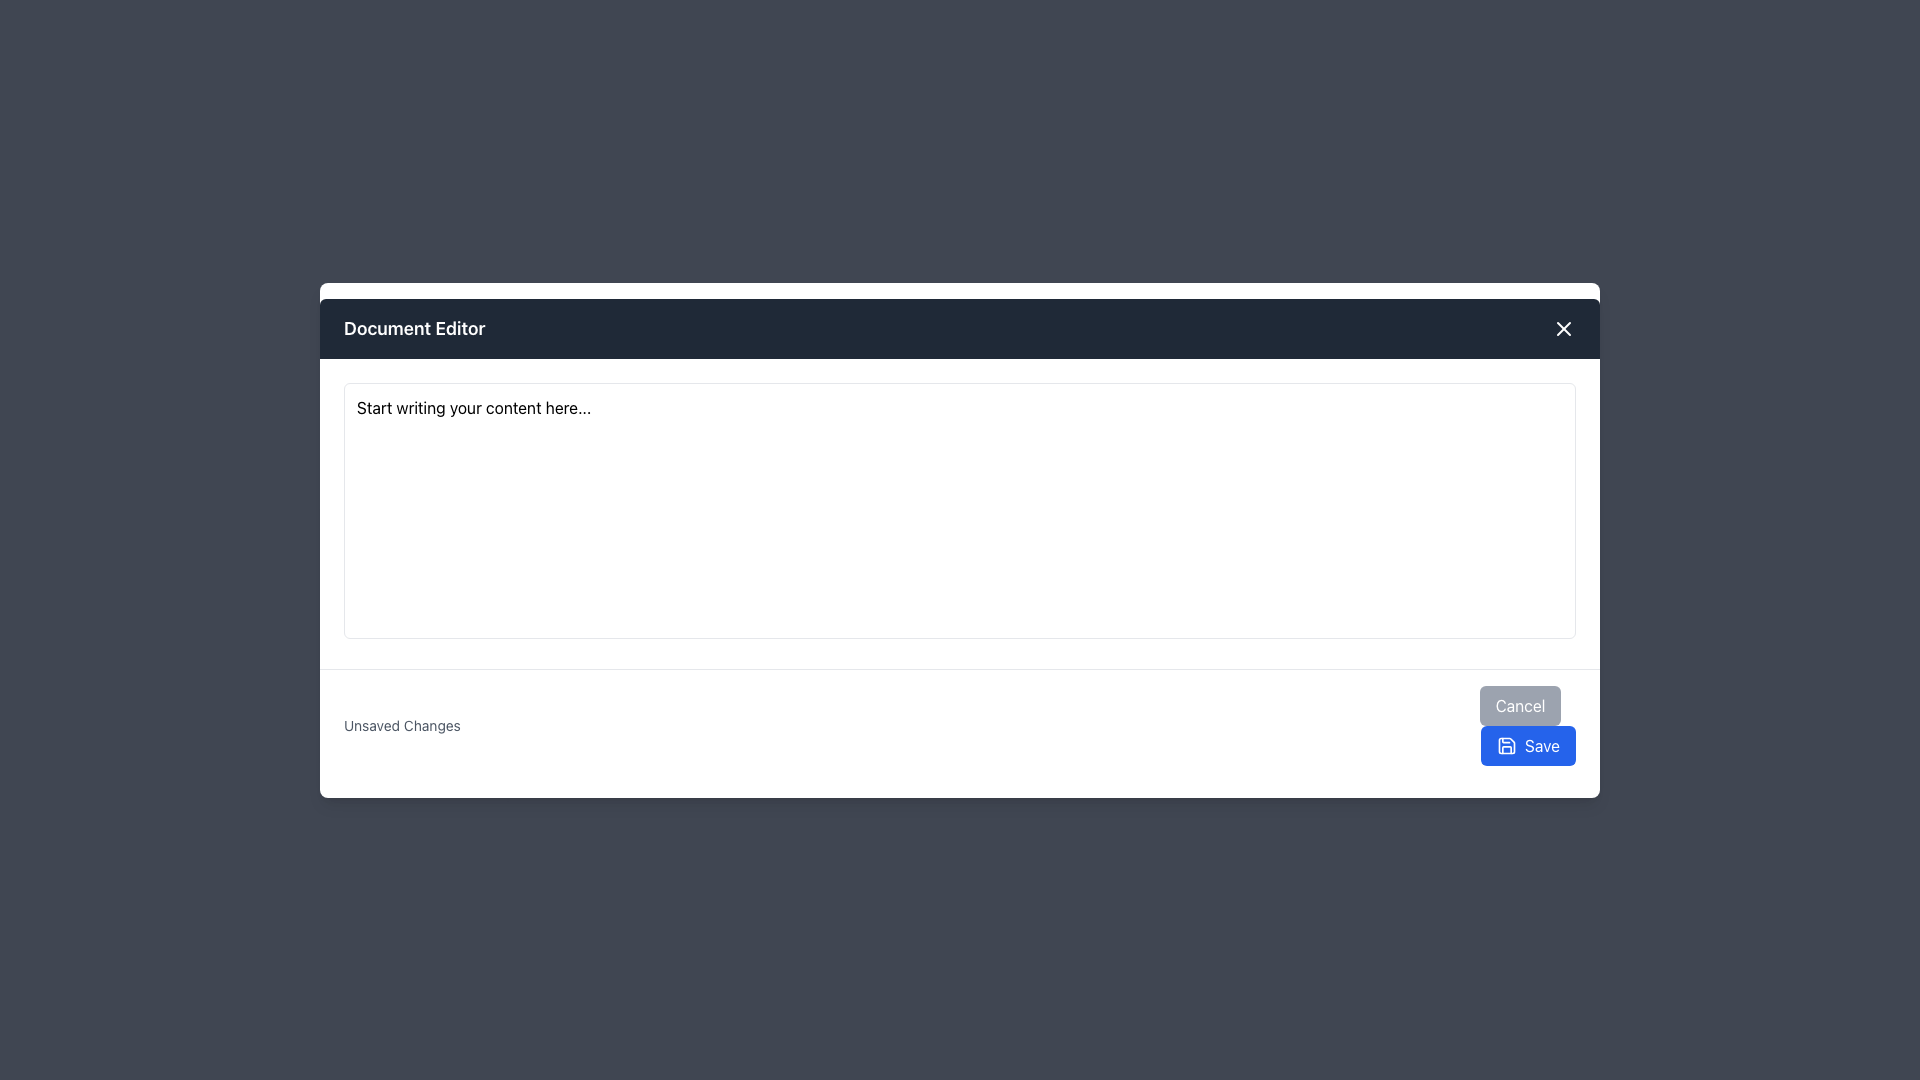 The width and height of the screenshot is (1920, 1080). What do you see at coordinates (1507, 745) in the screenshot?
I see `the Graphics icon of the Save button located at the bottom-right of the modal dialog, which indicates its purpose to save changes or files` at bounding box center [1507, 745].